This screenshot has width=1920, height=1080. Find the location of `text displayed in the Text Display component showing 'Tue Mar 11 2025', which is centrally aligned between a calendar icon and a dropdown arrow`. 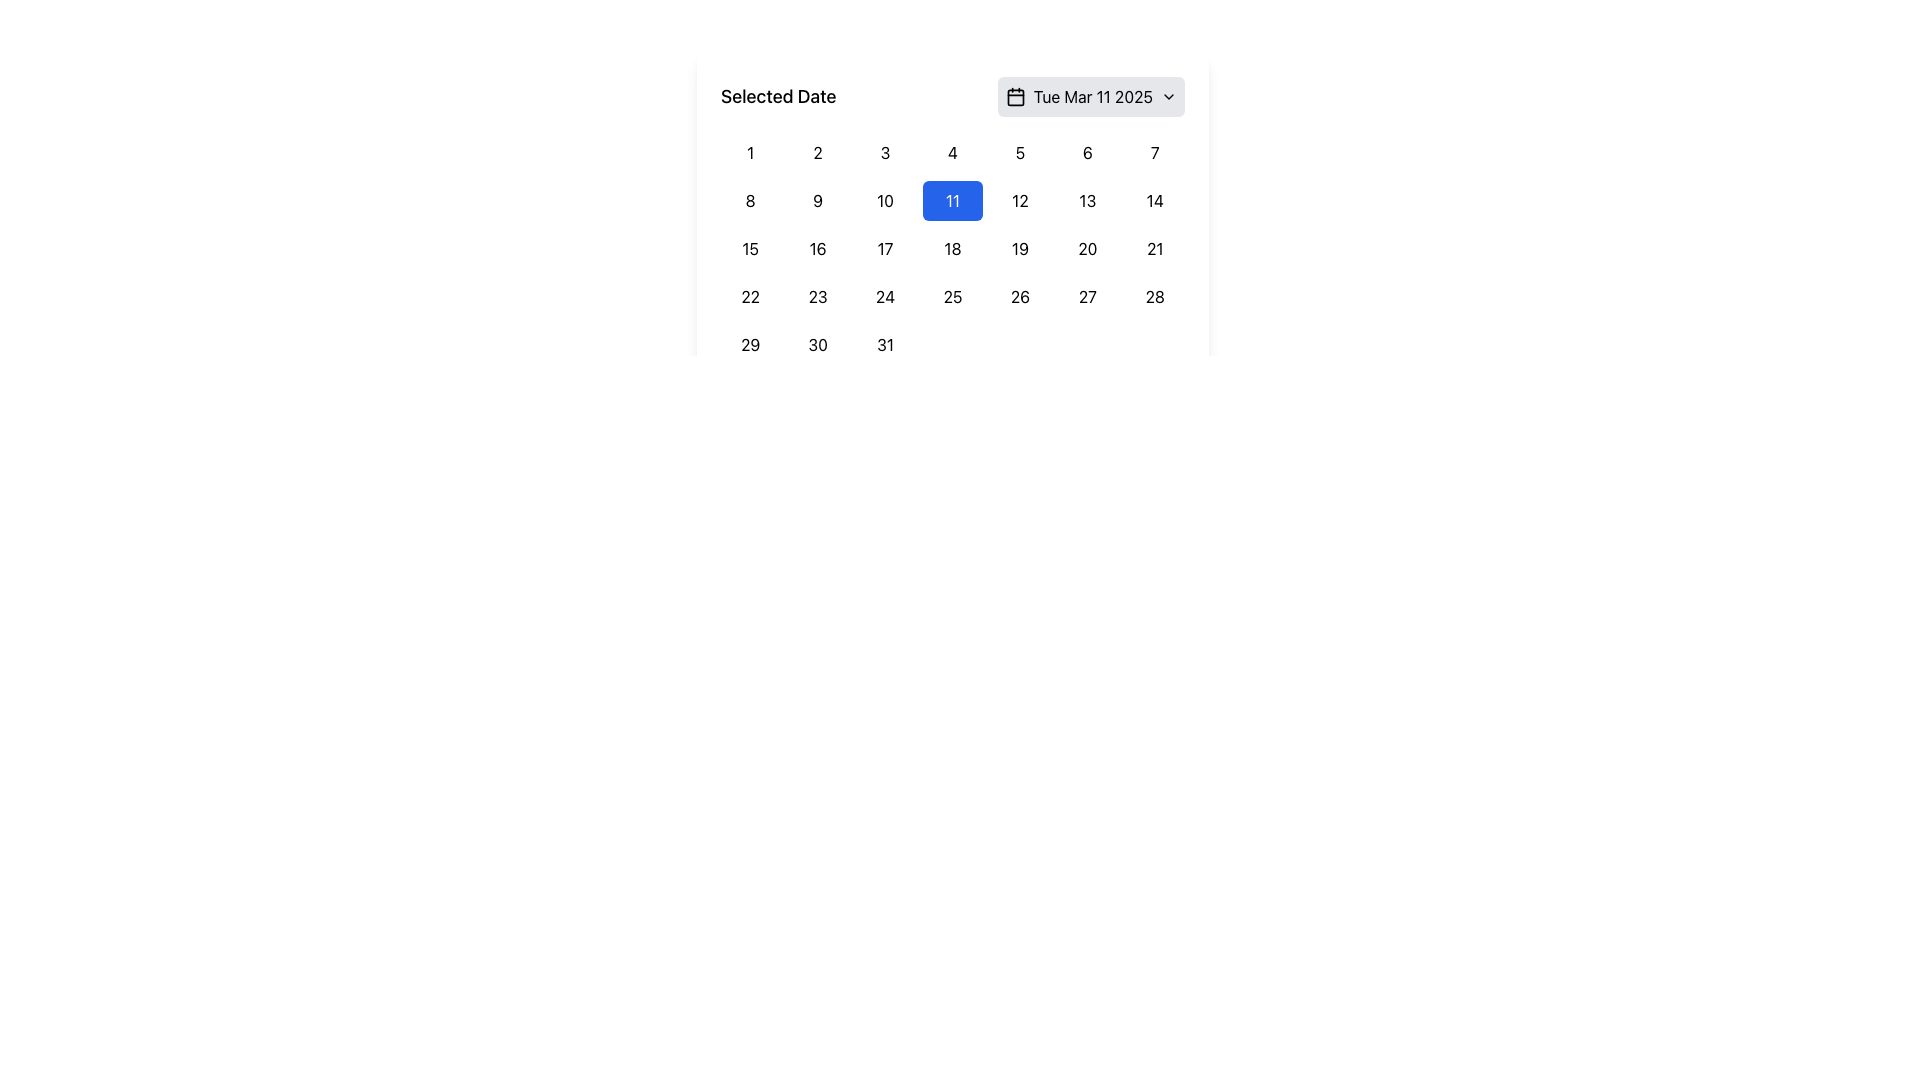

text displayed in the Text Display component showing 'Tue Mar 11 2025', which is centrally aligned between a calendar icon and a dropdown arrow is located at coordinates (1092, 96).